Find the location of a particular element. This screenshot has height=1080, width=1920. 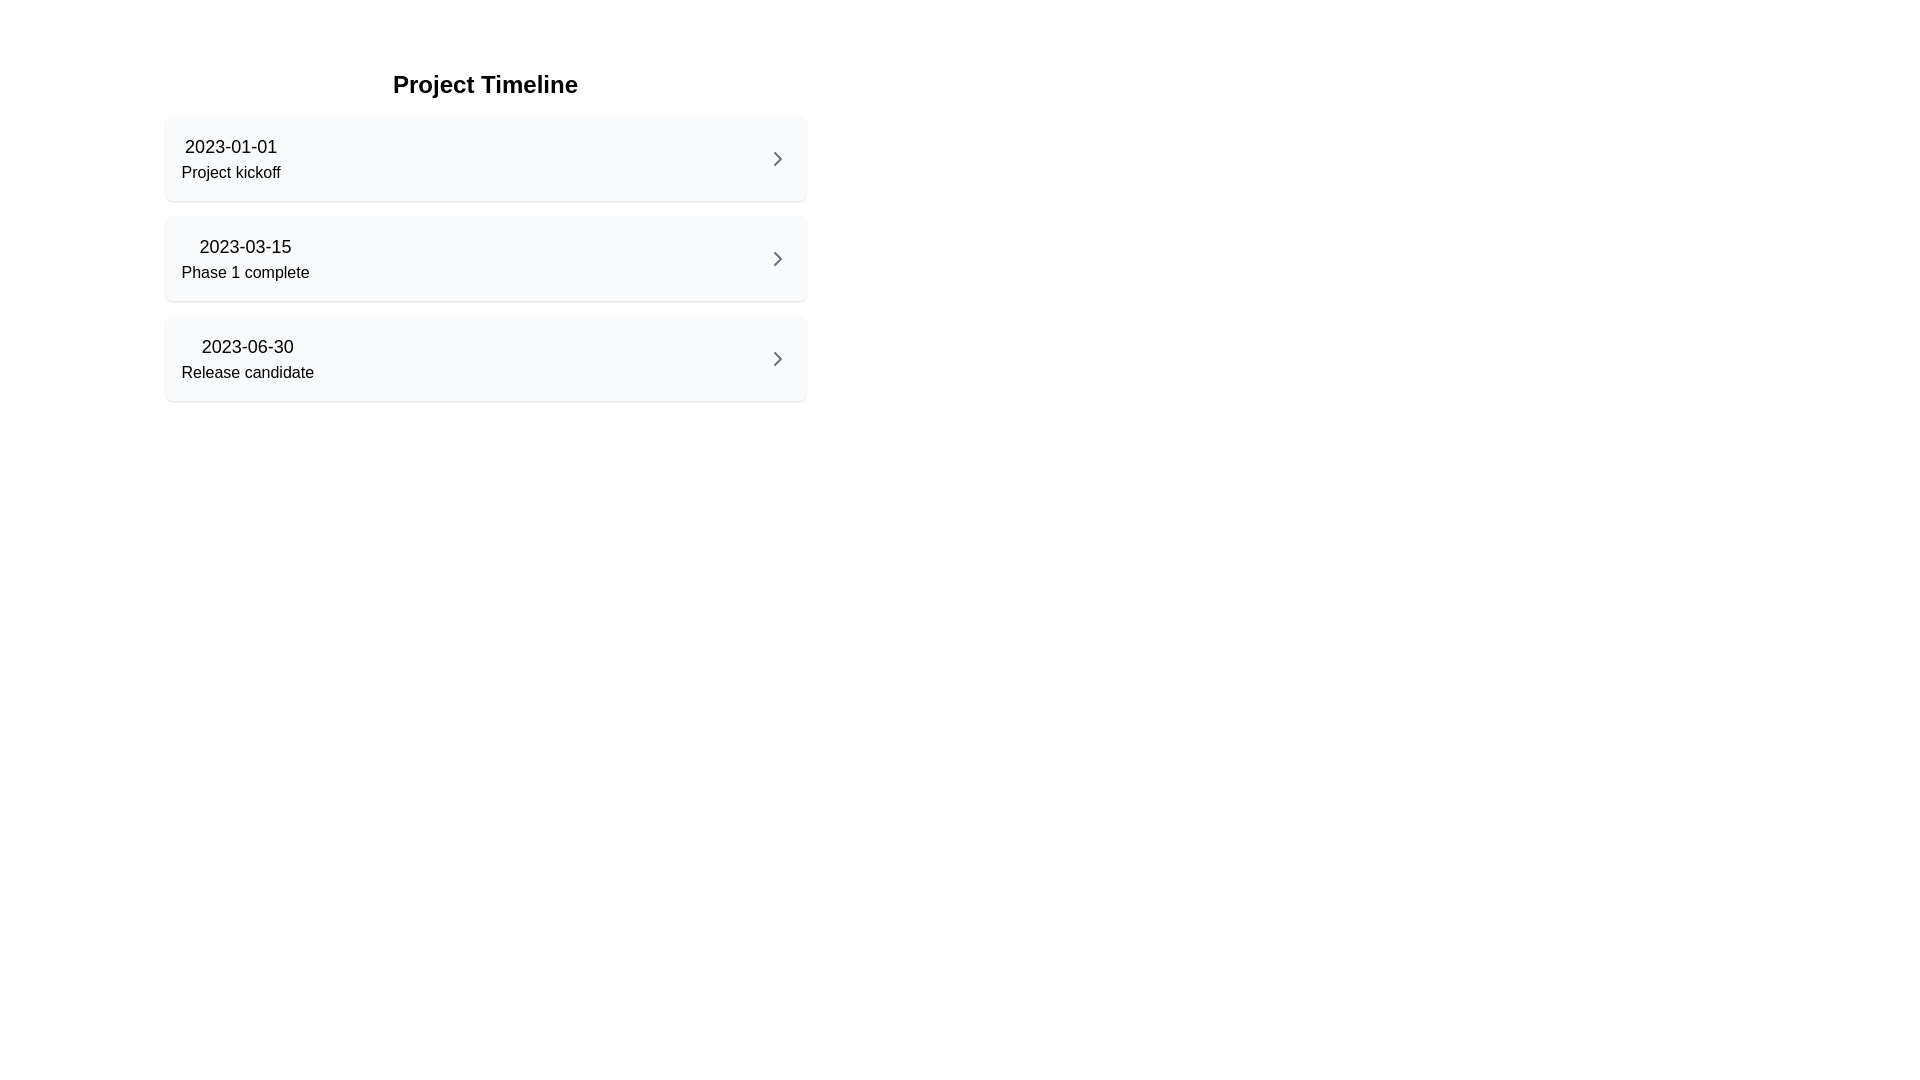

text label displaying the date '2023-03-15' located within the 'Phase 1 complete' card in the Project Timeline list is located at coordinates (244, 245).